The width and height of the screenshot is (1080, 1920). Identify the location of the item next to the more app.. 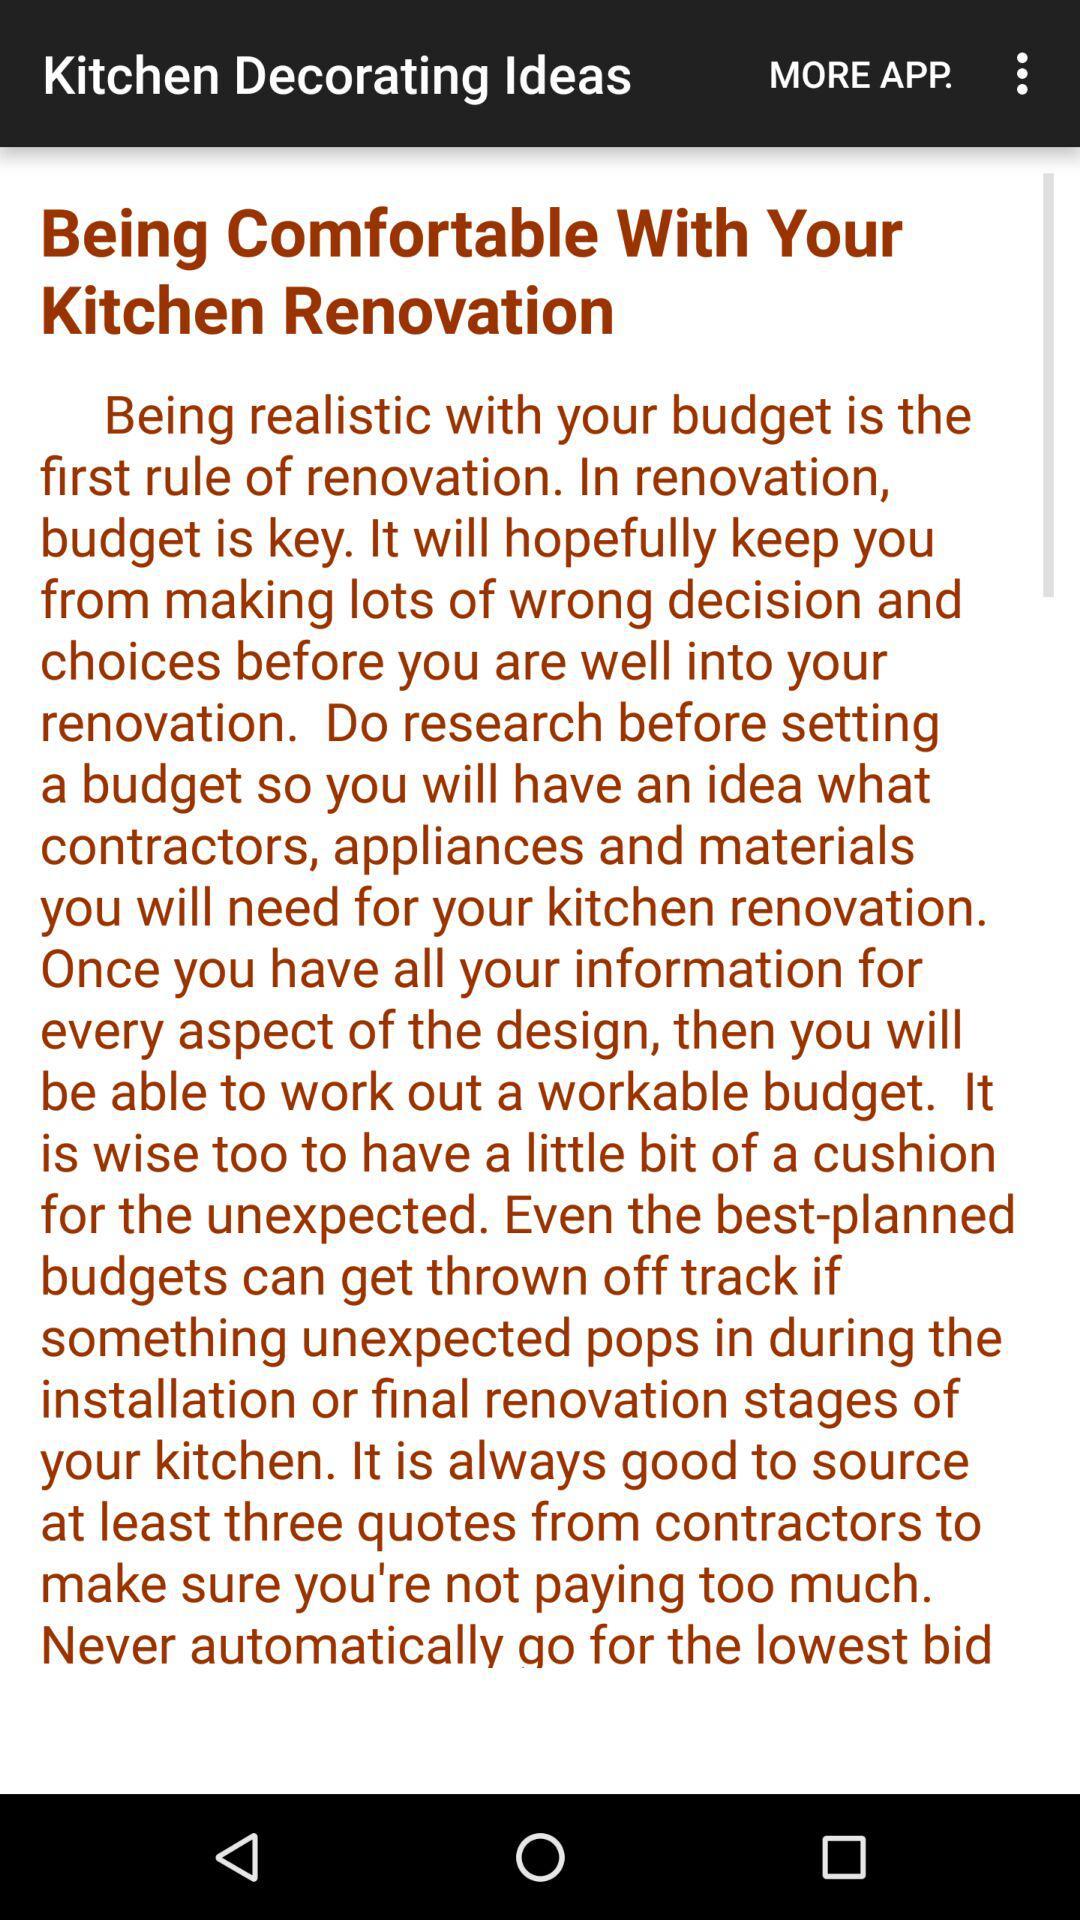
(1027, 73).